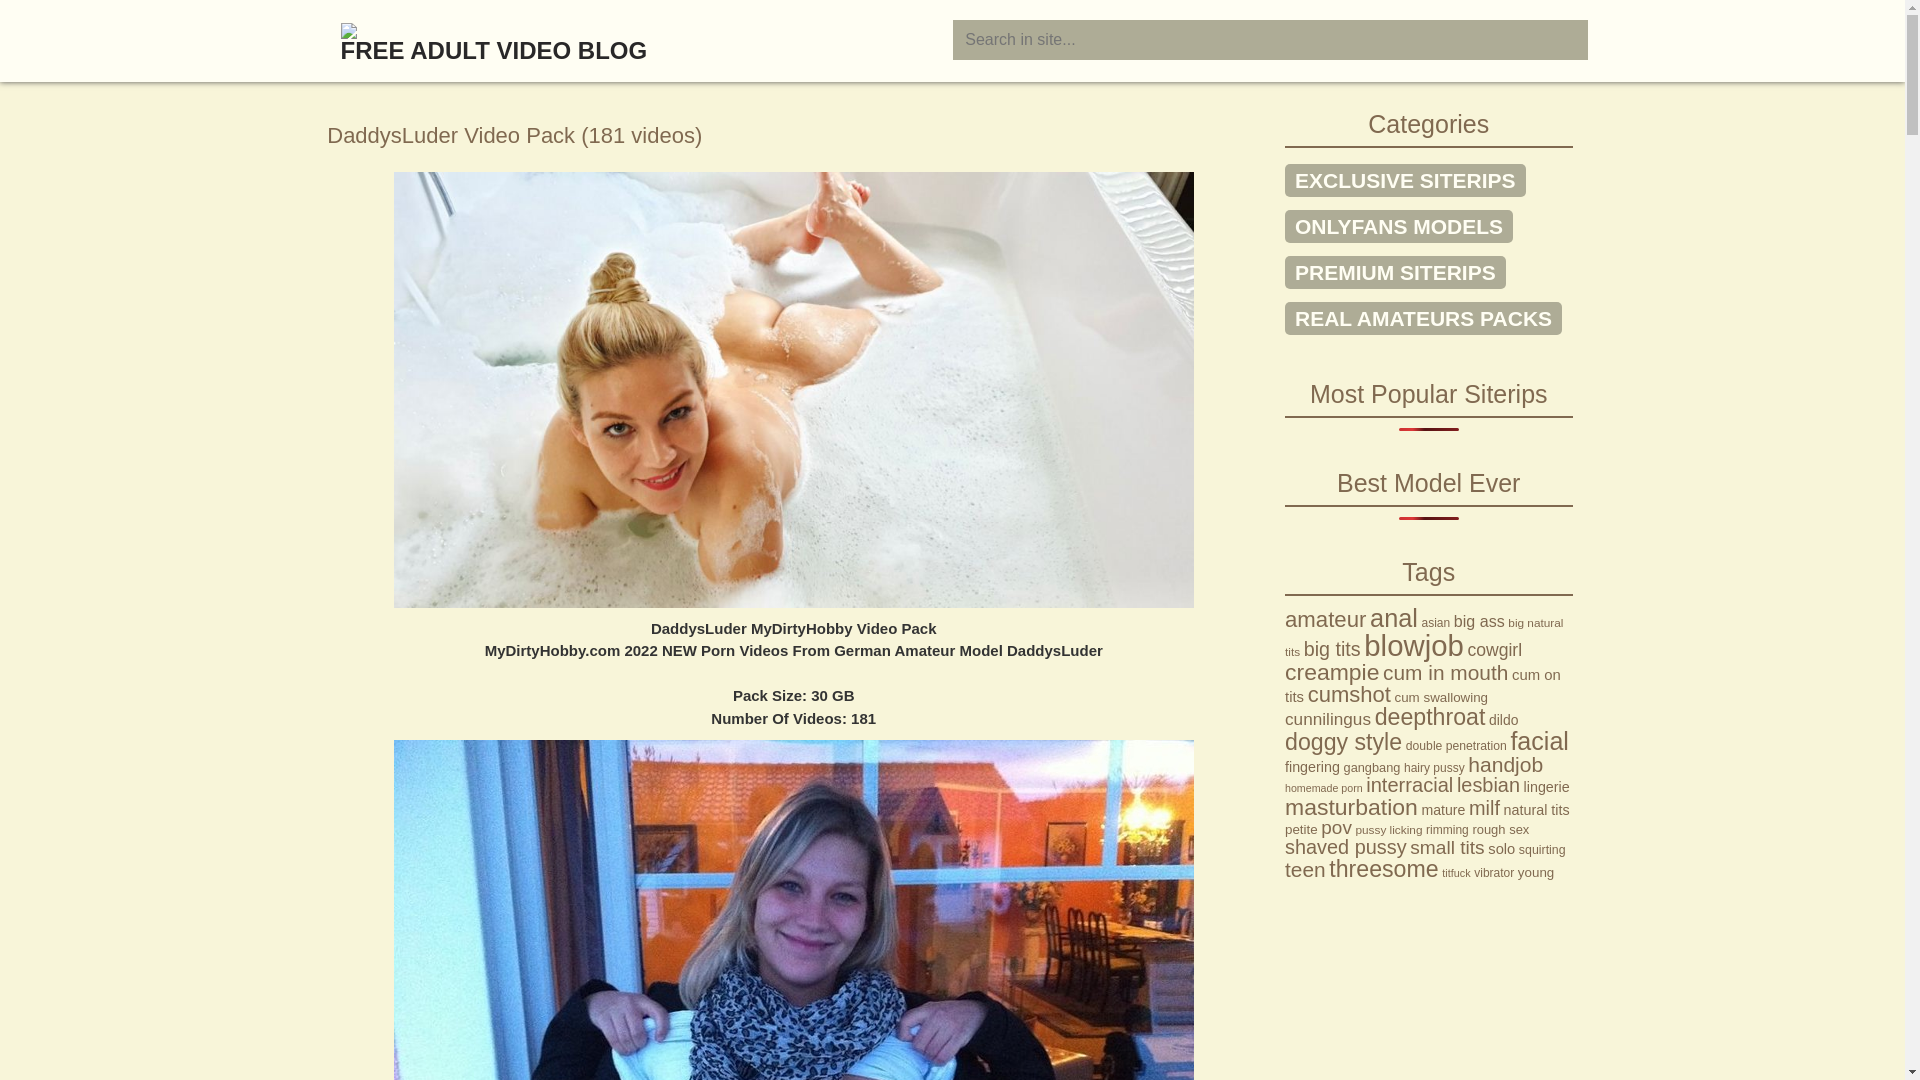 The width and height of the screenshot is (1920, 1080). I want to click on 'PREMIUM SITERIPS', so click(1394, 272).